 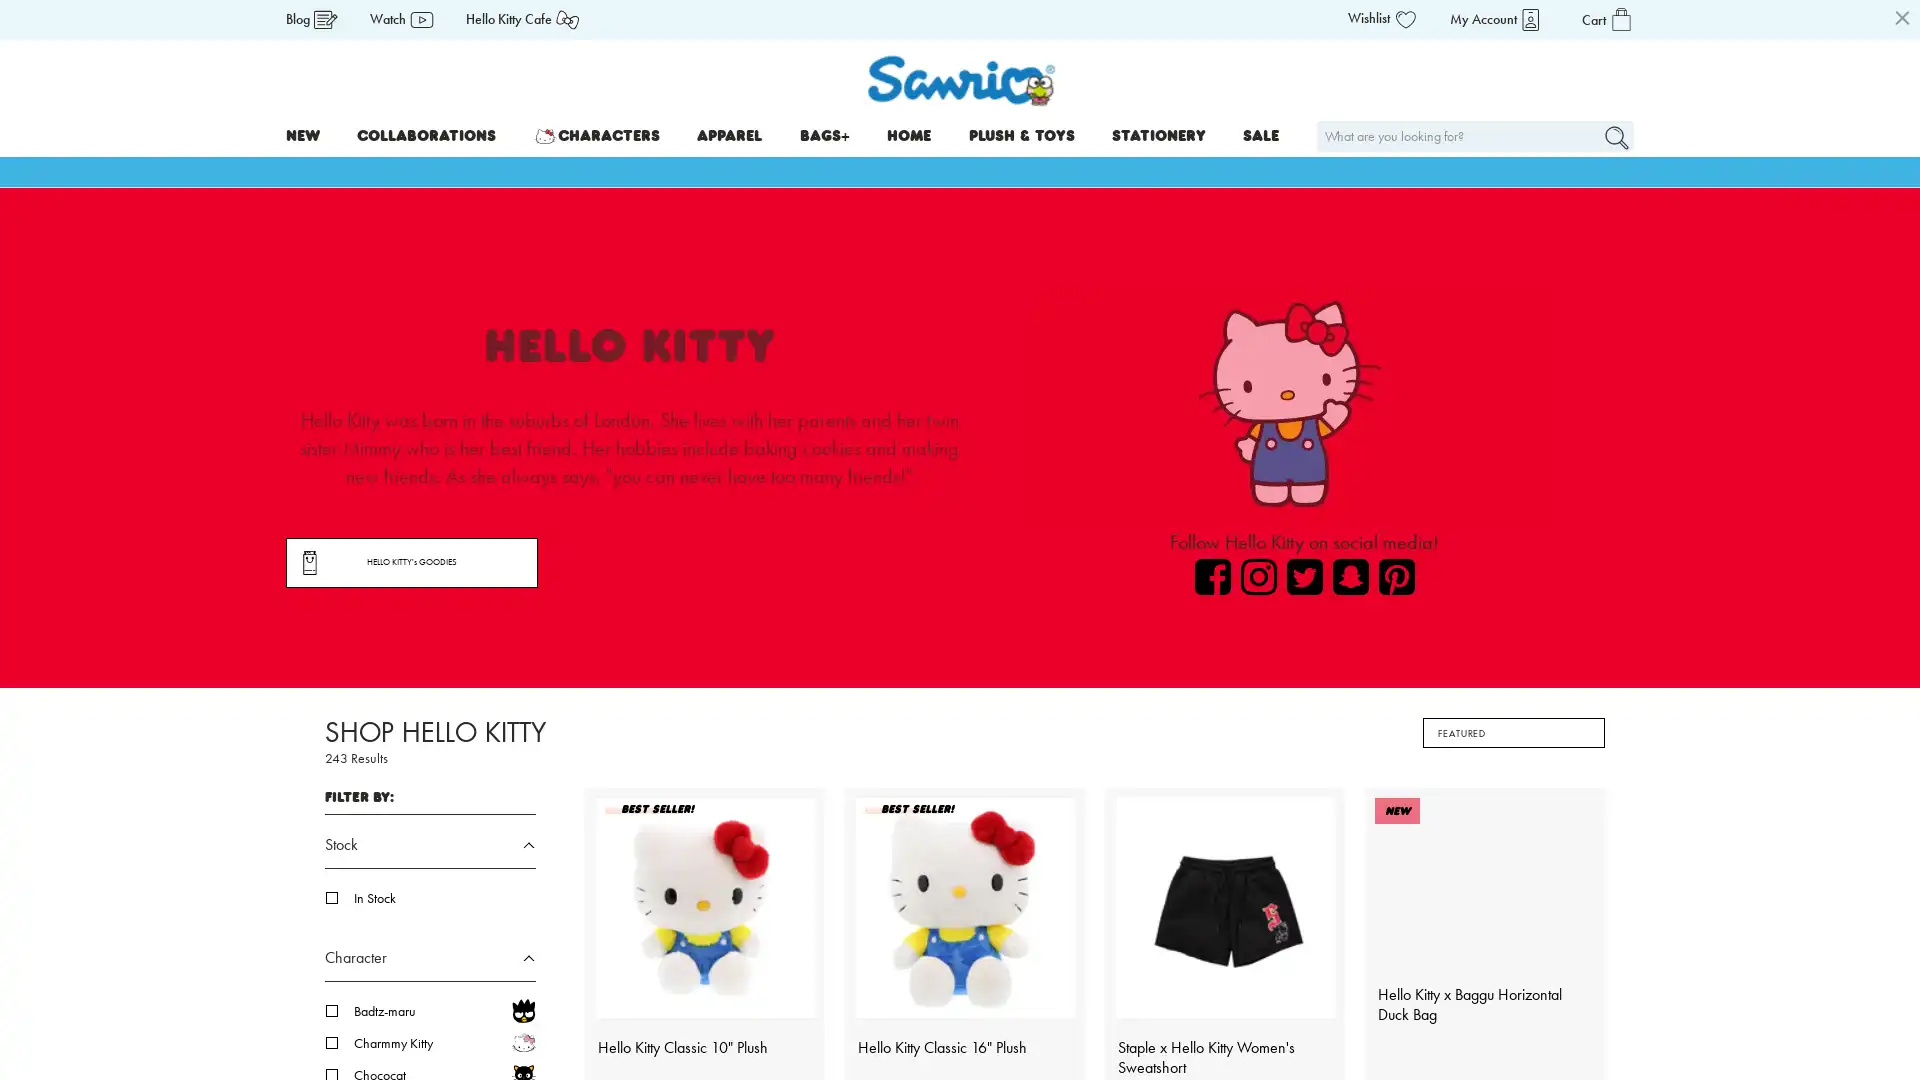 I want to click on Character, so click(x=429, y=963).